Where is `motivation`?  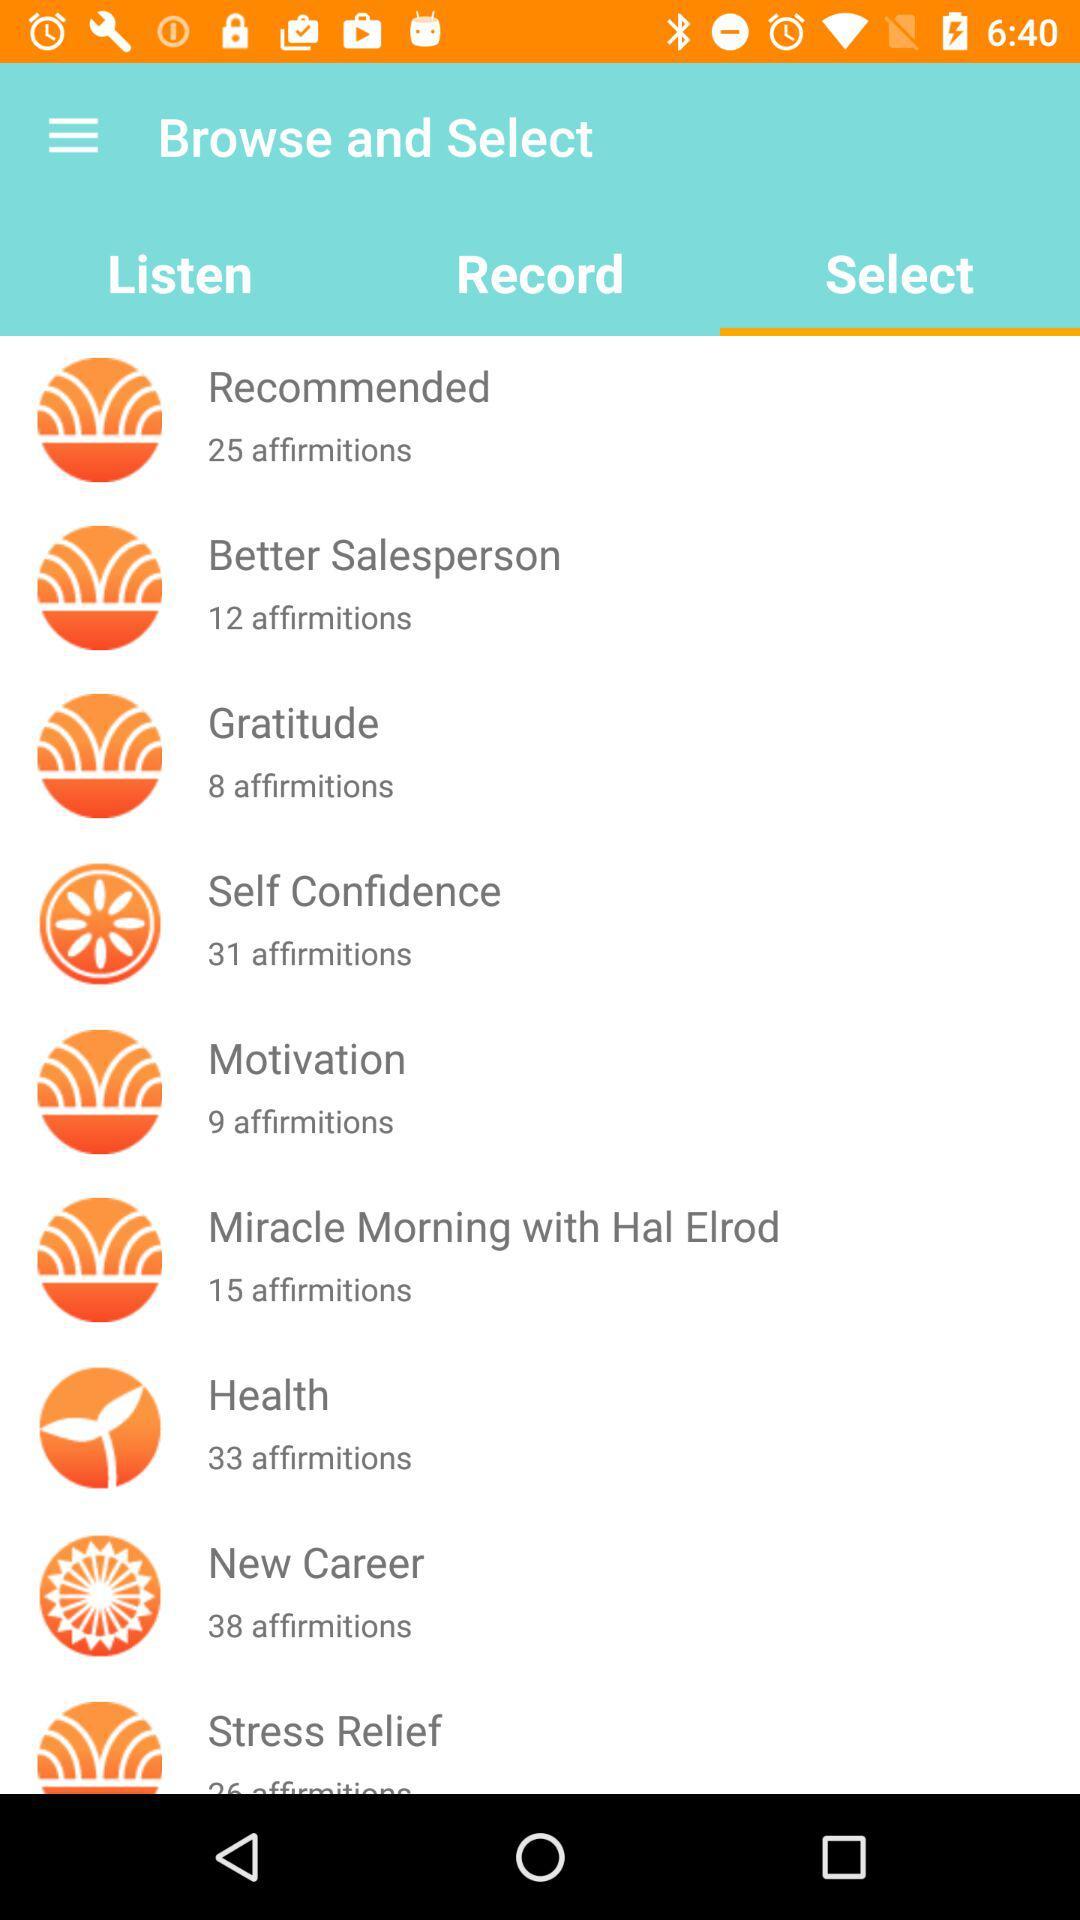
motivation is located at coordinates (639, 1056).